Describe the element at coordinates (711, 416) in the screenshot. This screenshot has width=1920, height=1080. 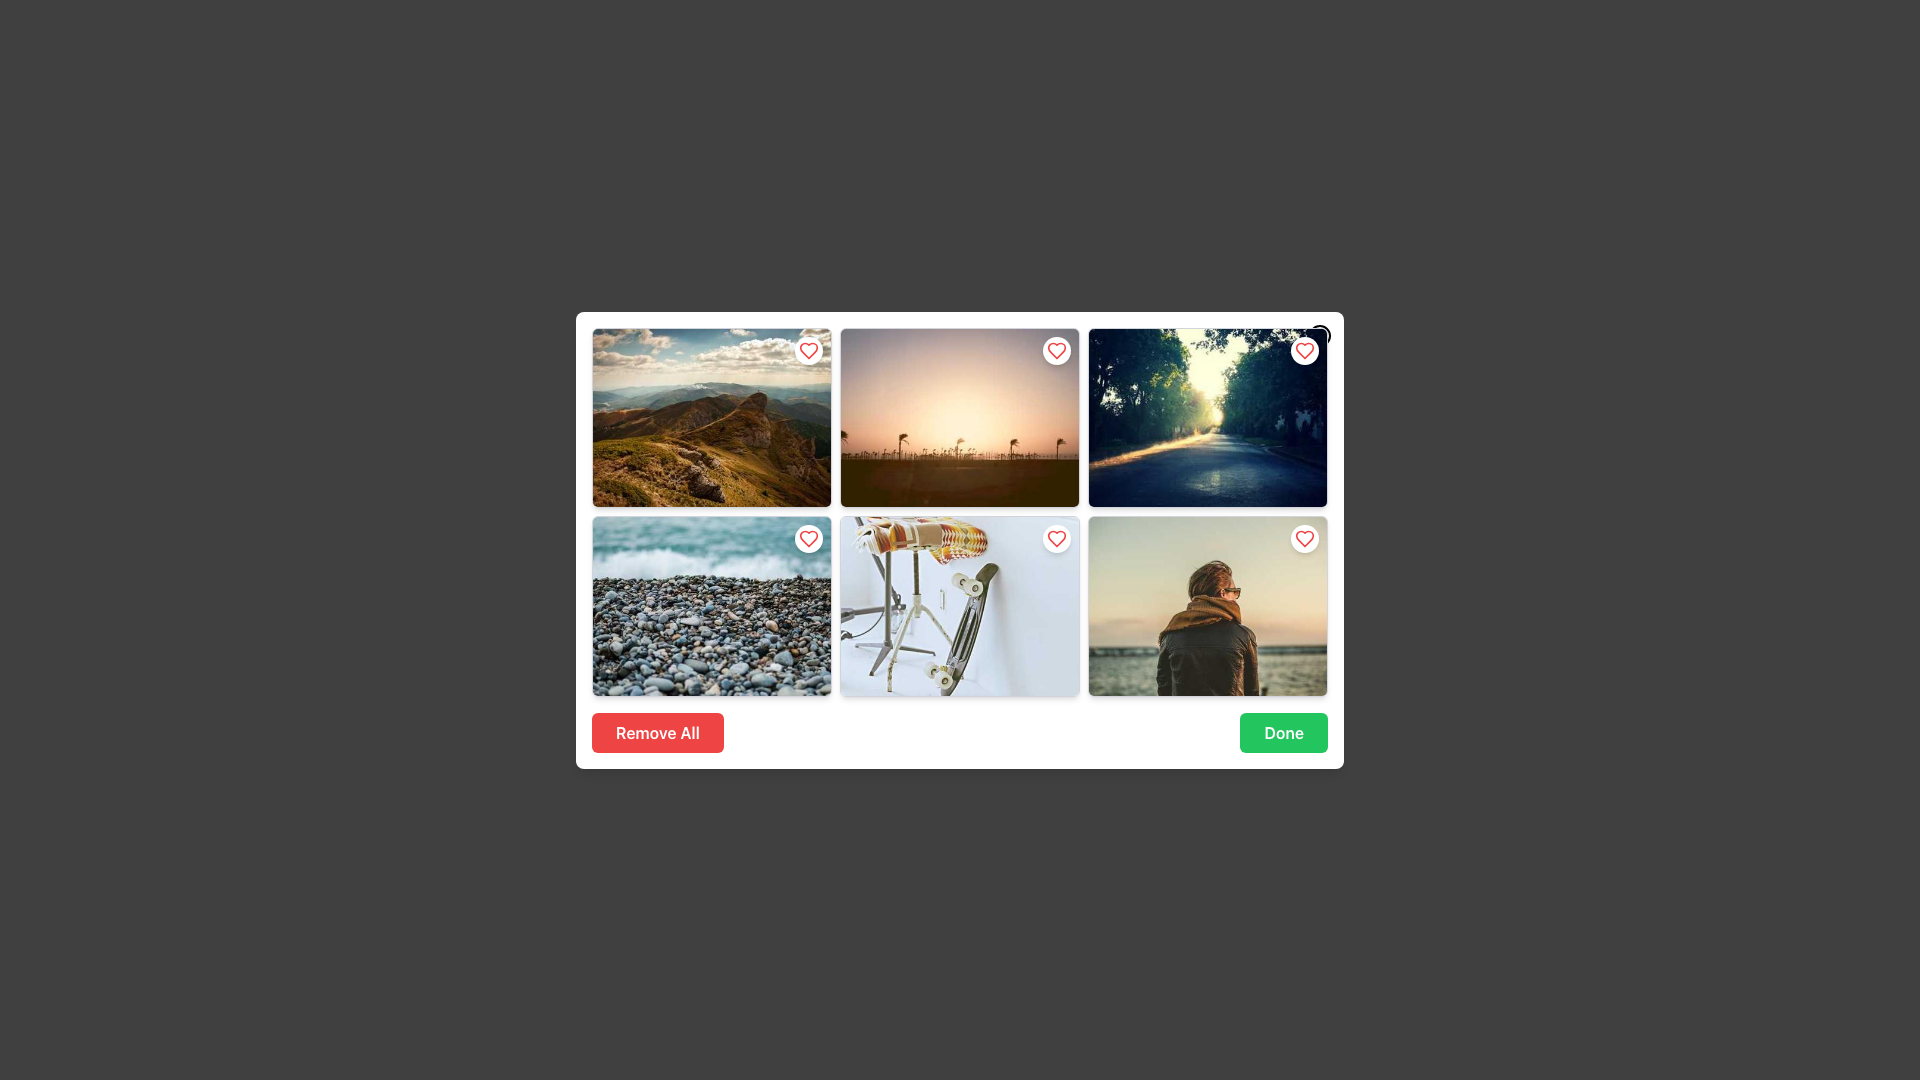
I see `the mountain landscape image` at that location.